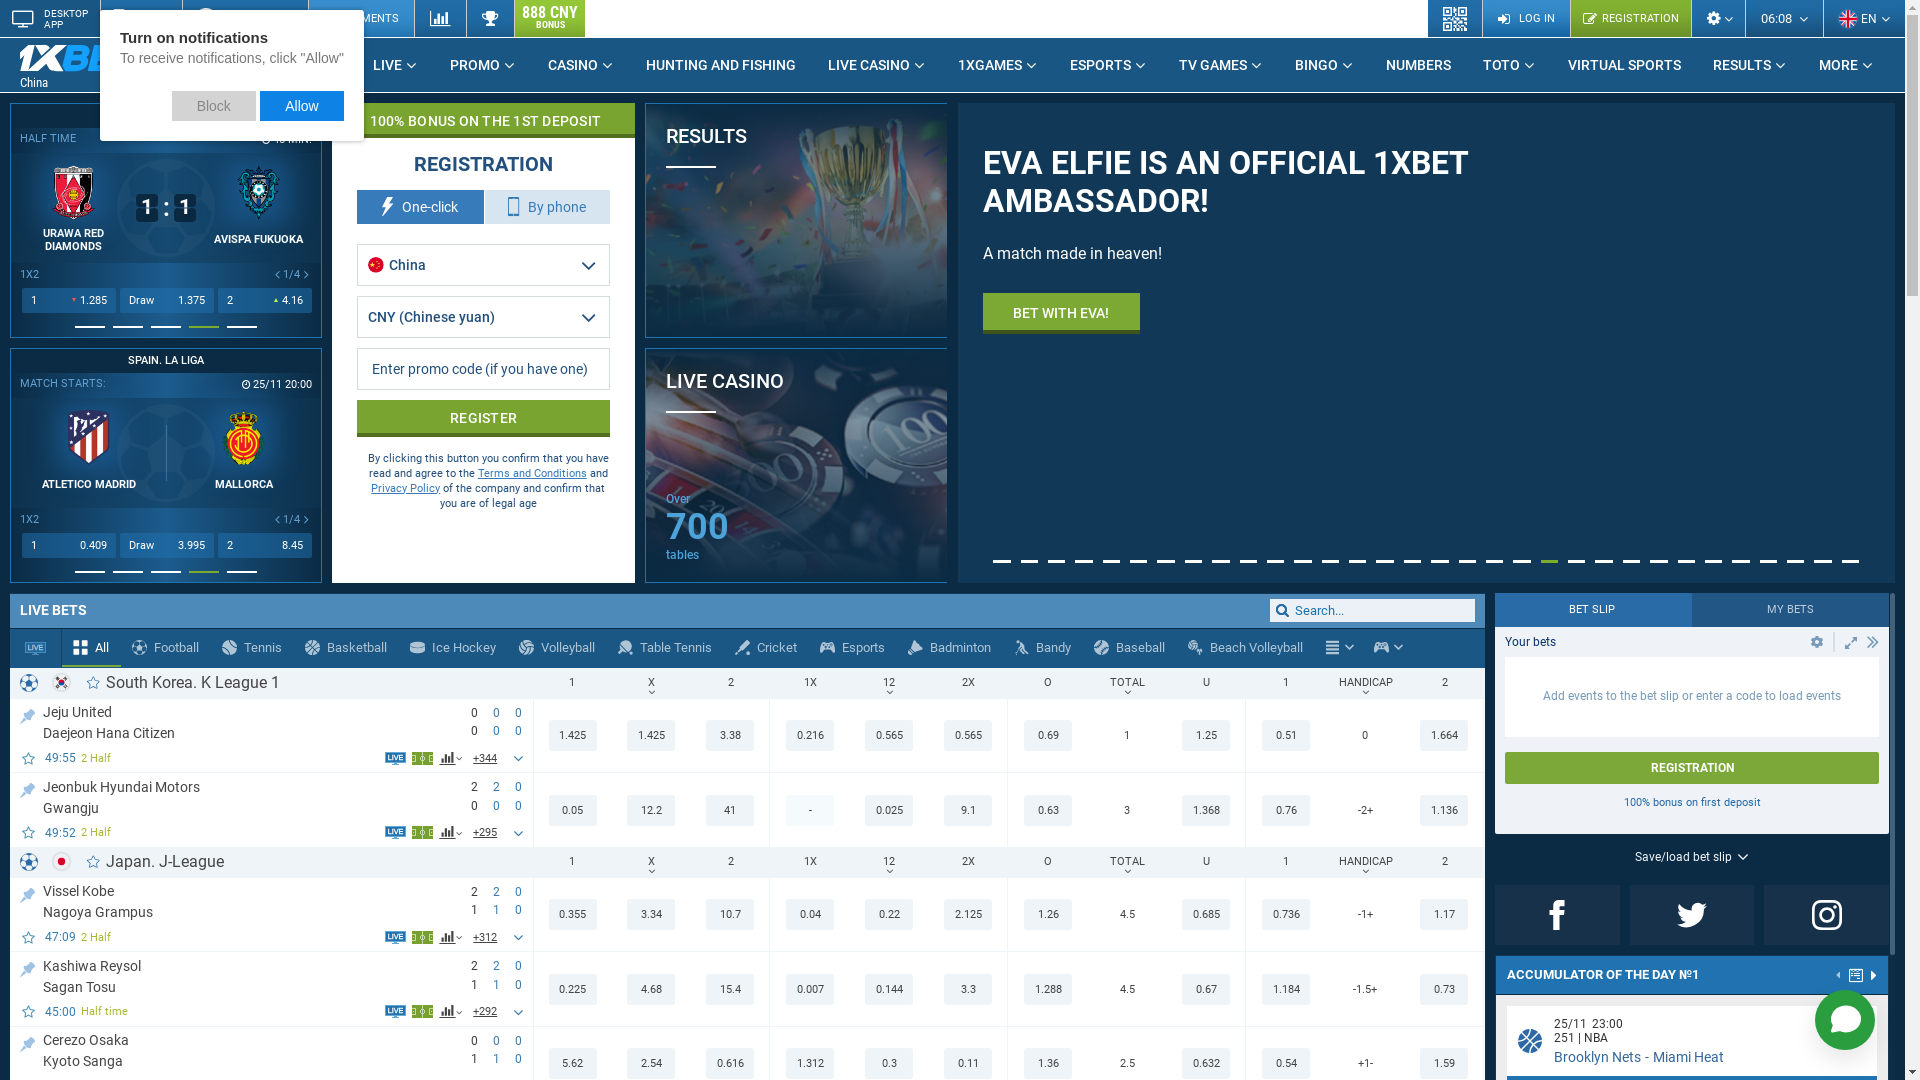 This screenshot has height=1080, width=1920. What do you see at coordinates (1845, 64) in the screenshot?
I see `'MORE'` at bounding box center [1845, 64].